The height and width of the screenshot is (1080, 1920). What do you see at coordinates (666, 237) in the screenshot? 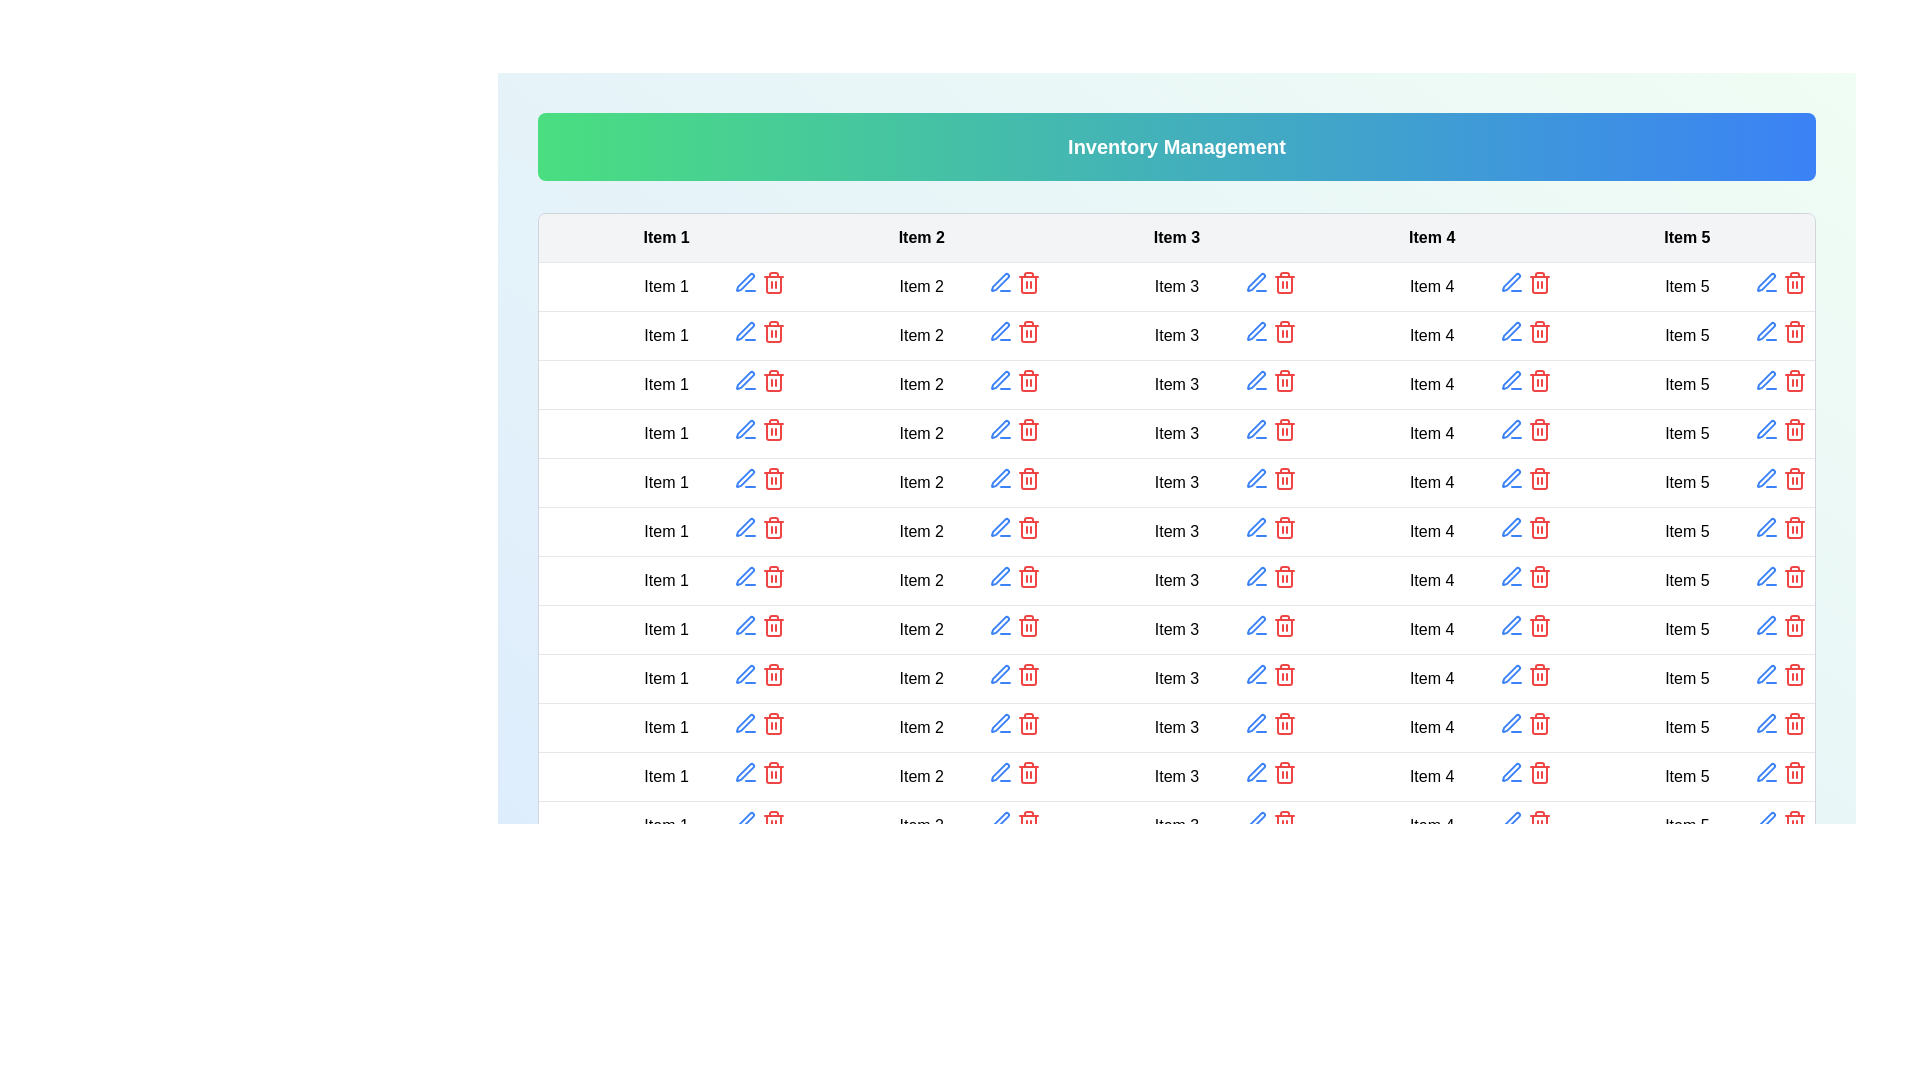
I see `the table header to sort the column by Item 1` at bounding box center [666, 237].